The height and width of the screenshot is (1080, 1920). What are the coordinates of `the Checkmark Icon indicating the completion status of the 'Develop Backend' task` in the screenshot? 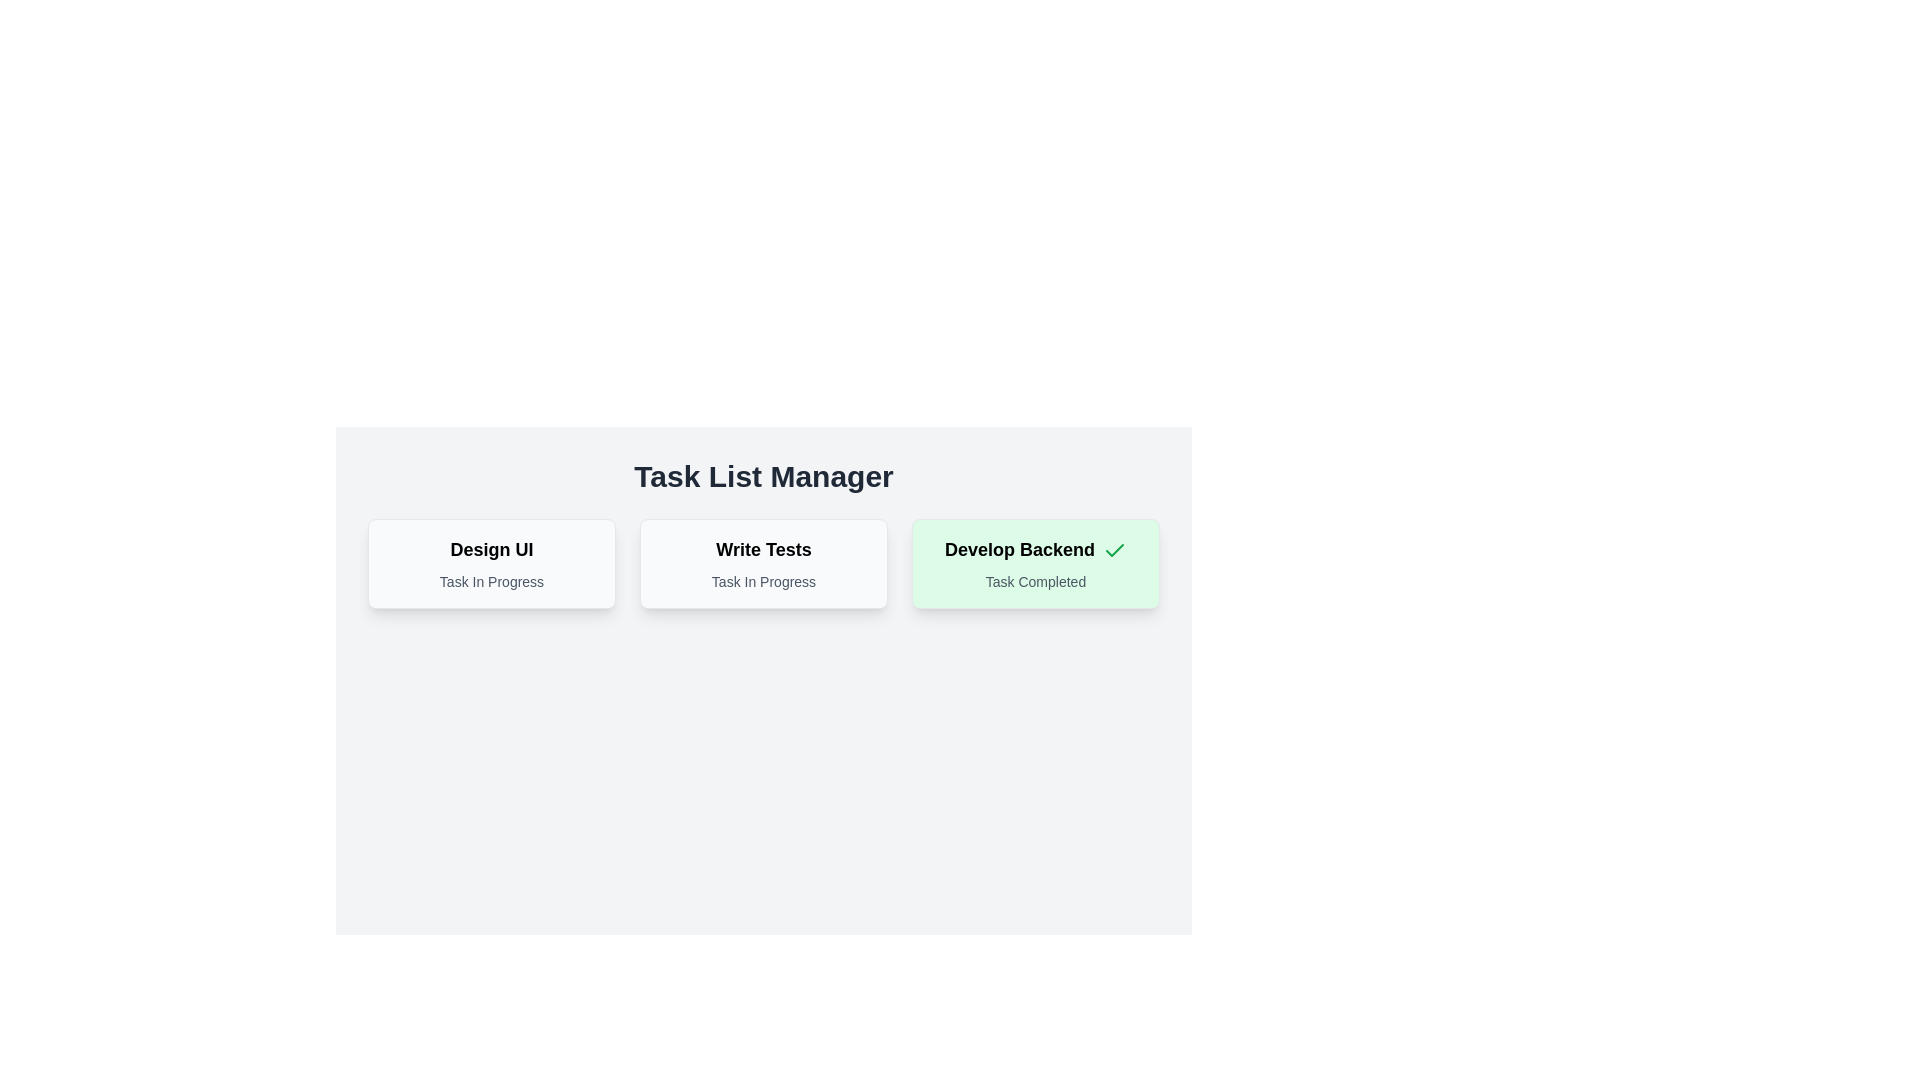 It's located at (1113, 551).